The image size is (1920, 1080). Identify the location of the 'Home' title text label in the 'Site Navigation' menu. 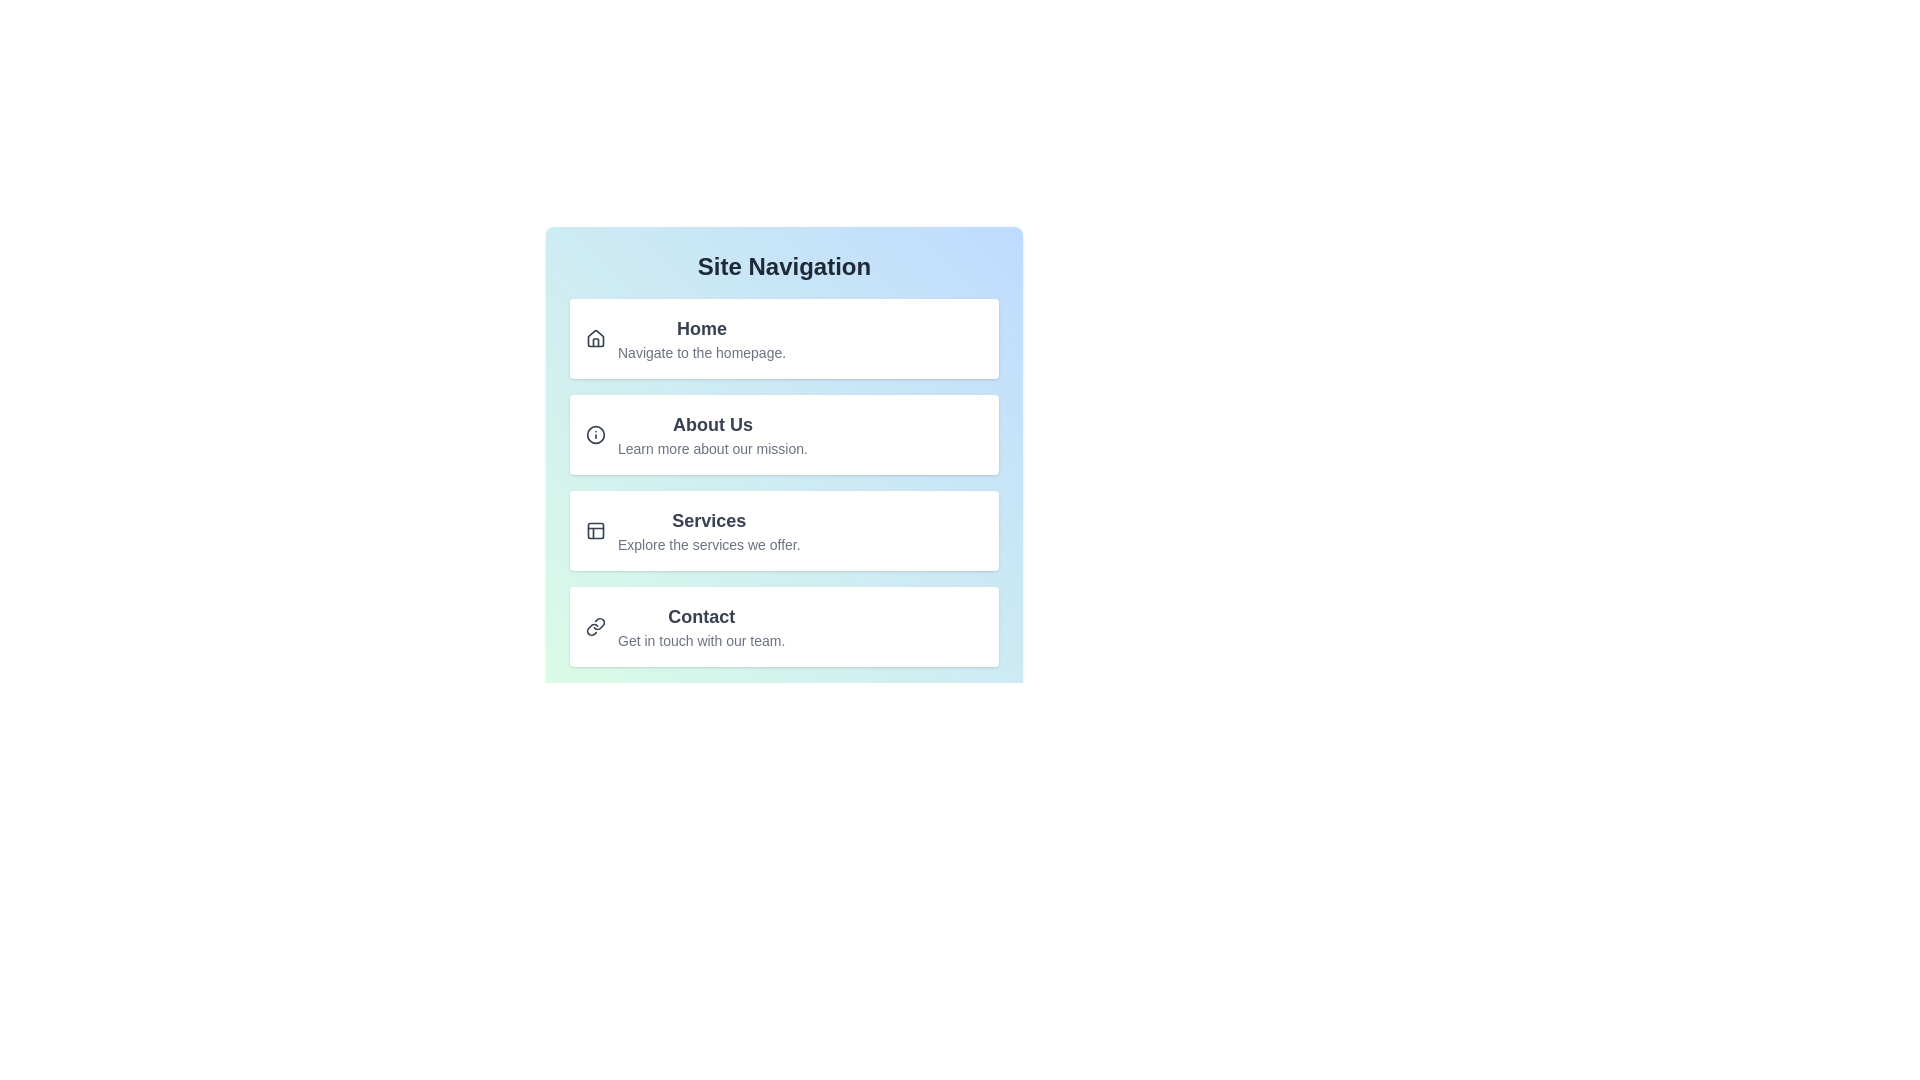
(702, 327).